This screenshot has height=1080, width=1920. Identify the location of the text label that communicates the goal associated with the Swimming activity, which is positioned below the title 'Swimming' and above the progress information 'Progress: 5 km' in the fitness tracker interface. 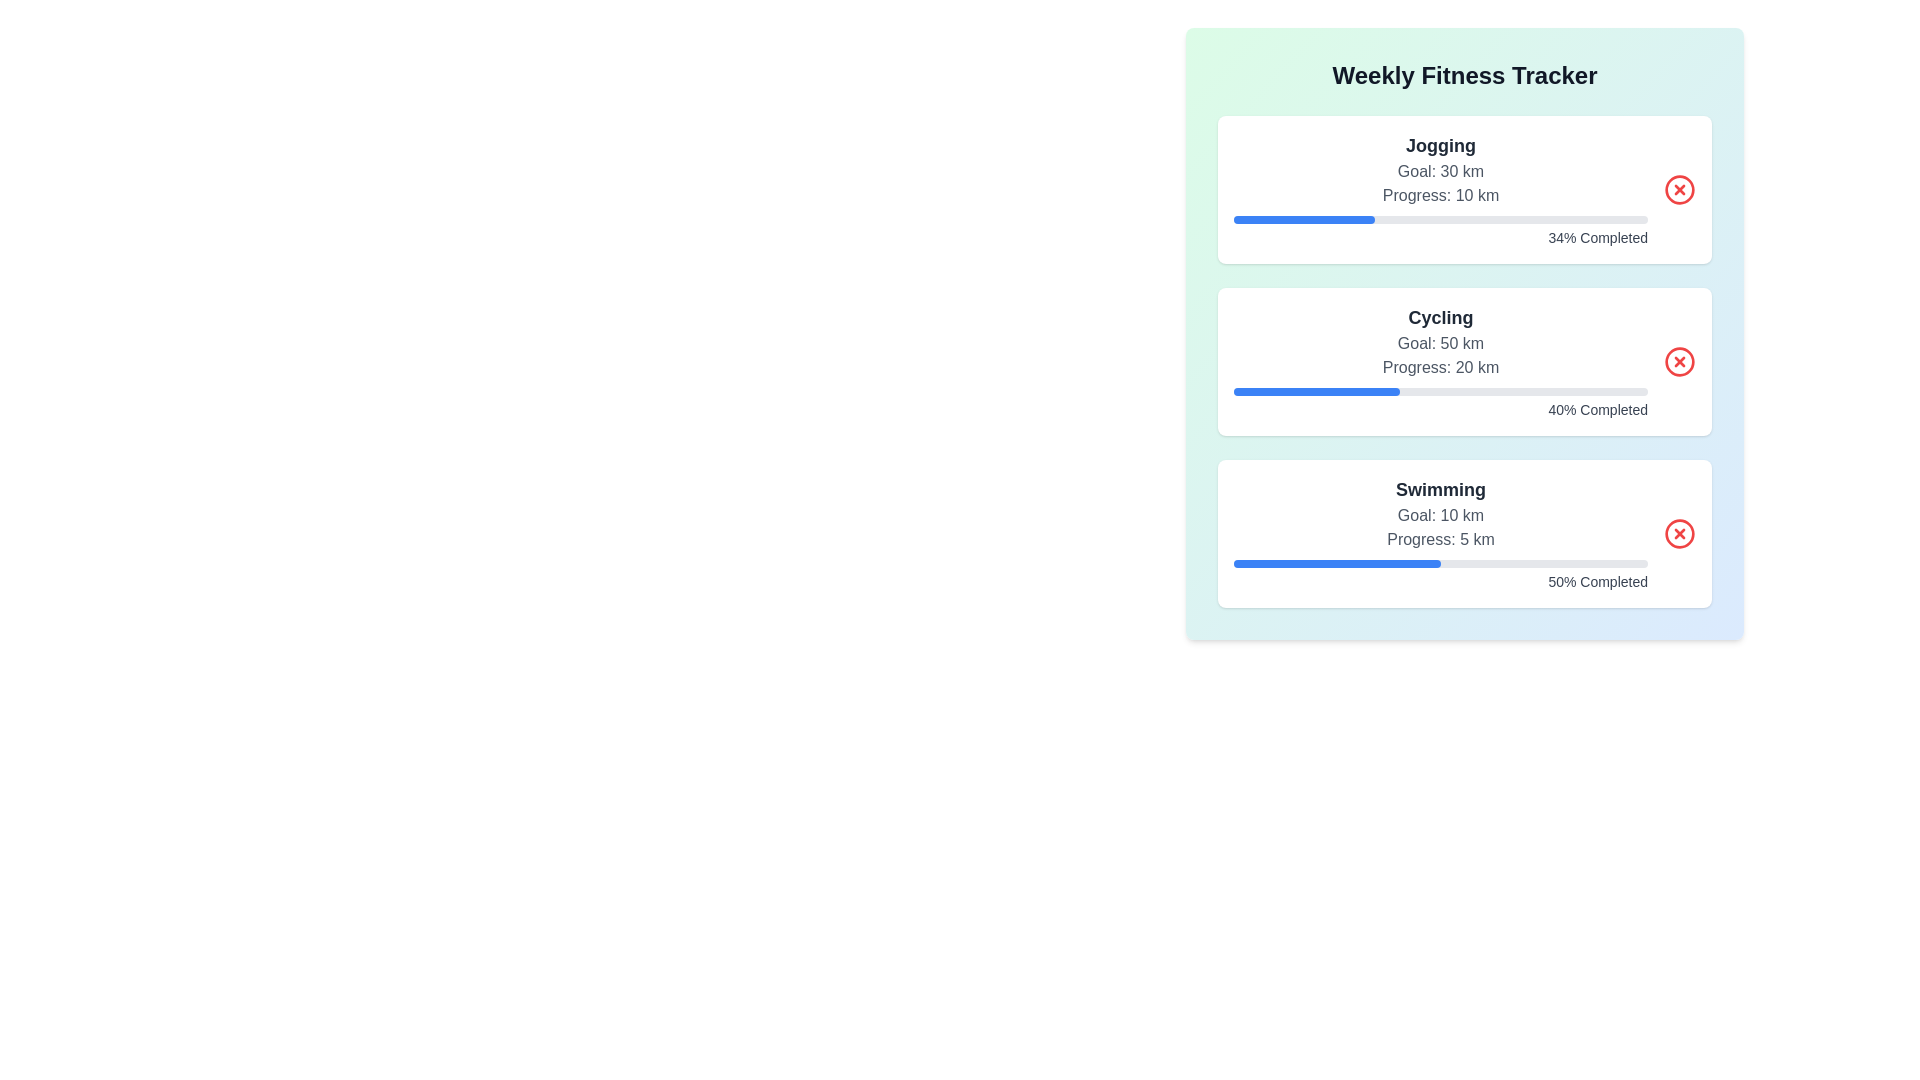
(1440, 515).